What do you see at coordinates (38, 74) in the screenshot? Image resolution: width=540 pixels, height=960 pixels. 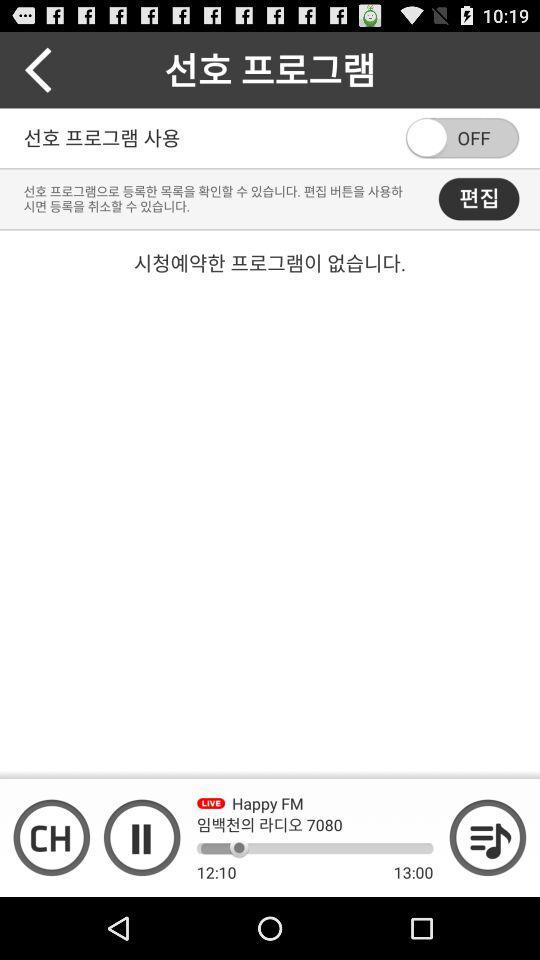 I see `the arrow_backward icon` at bounding box center [38, 74].